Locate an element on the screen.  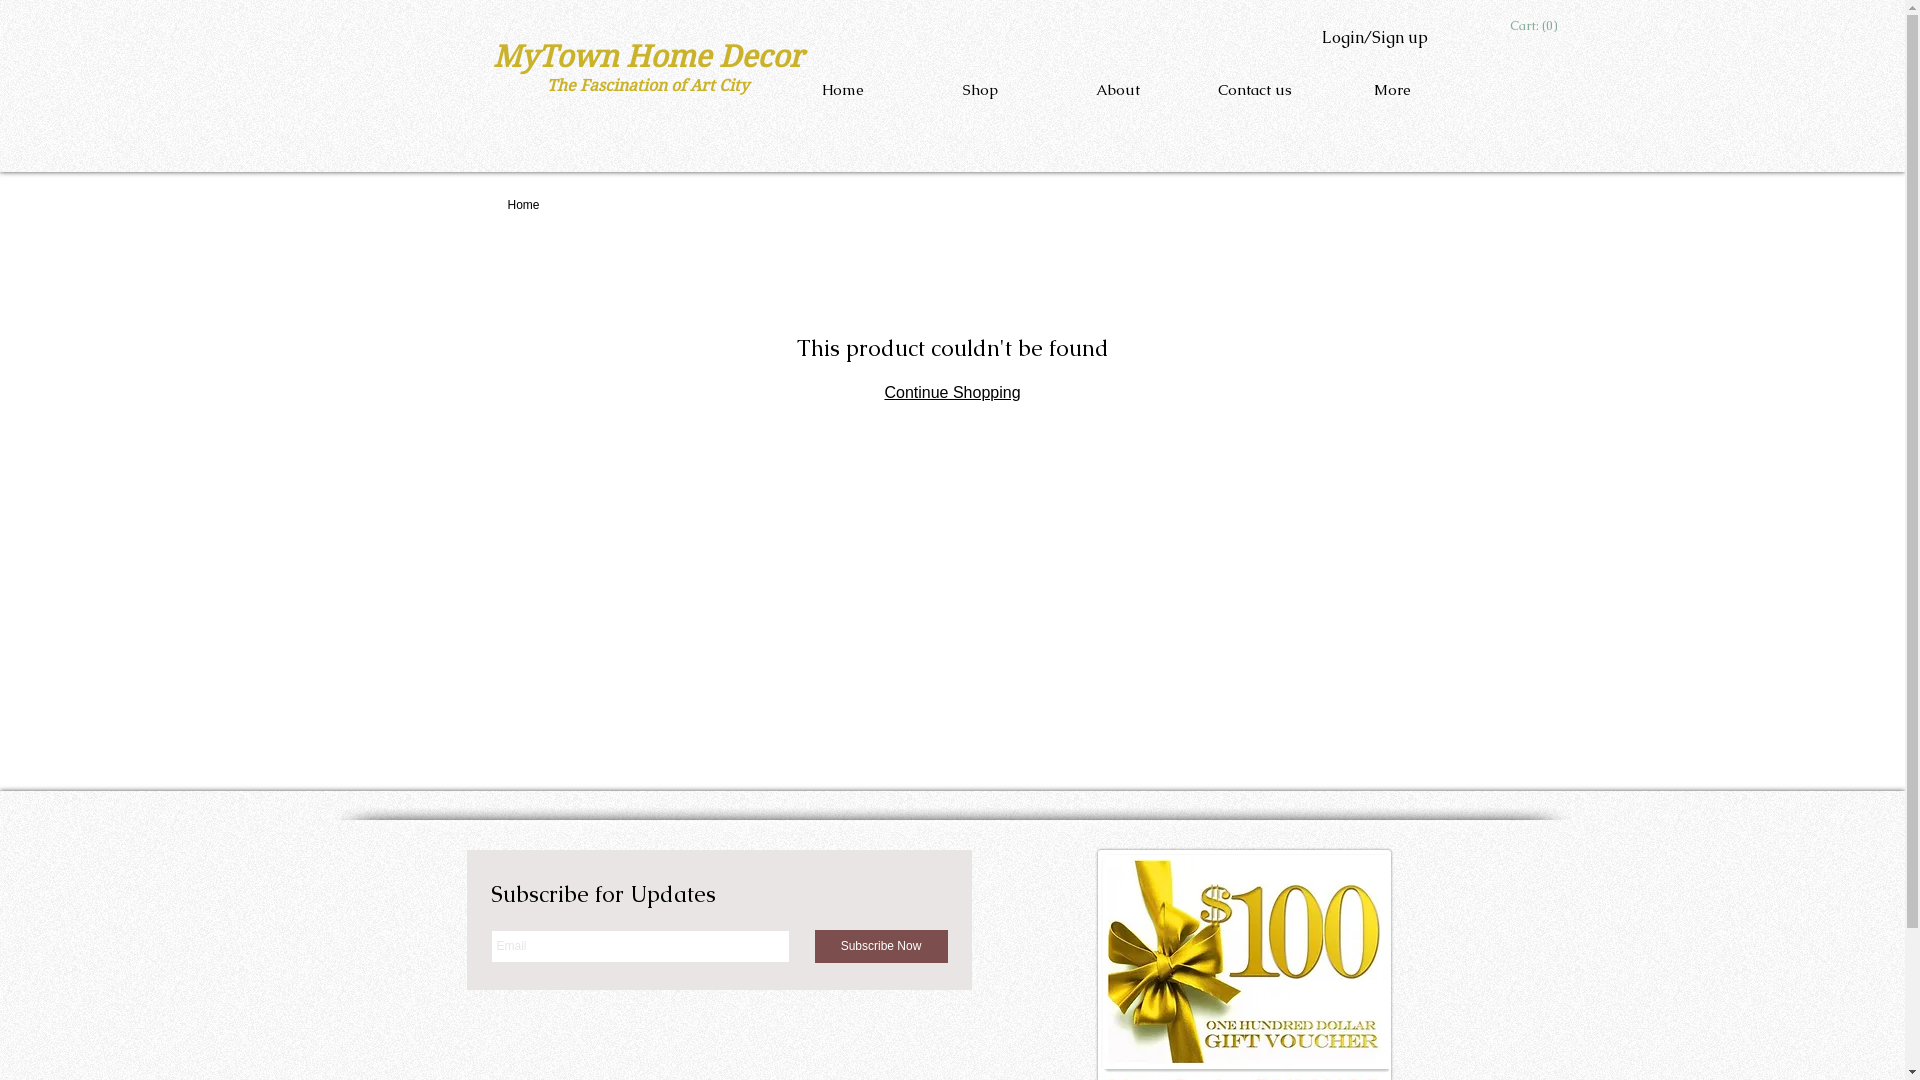
'Shop' is located at coordinates (980, 88).